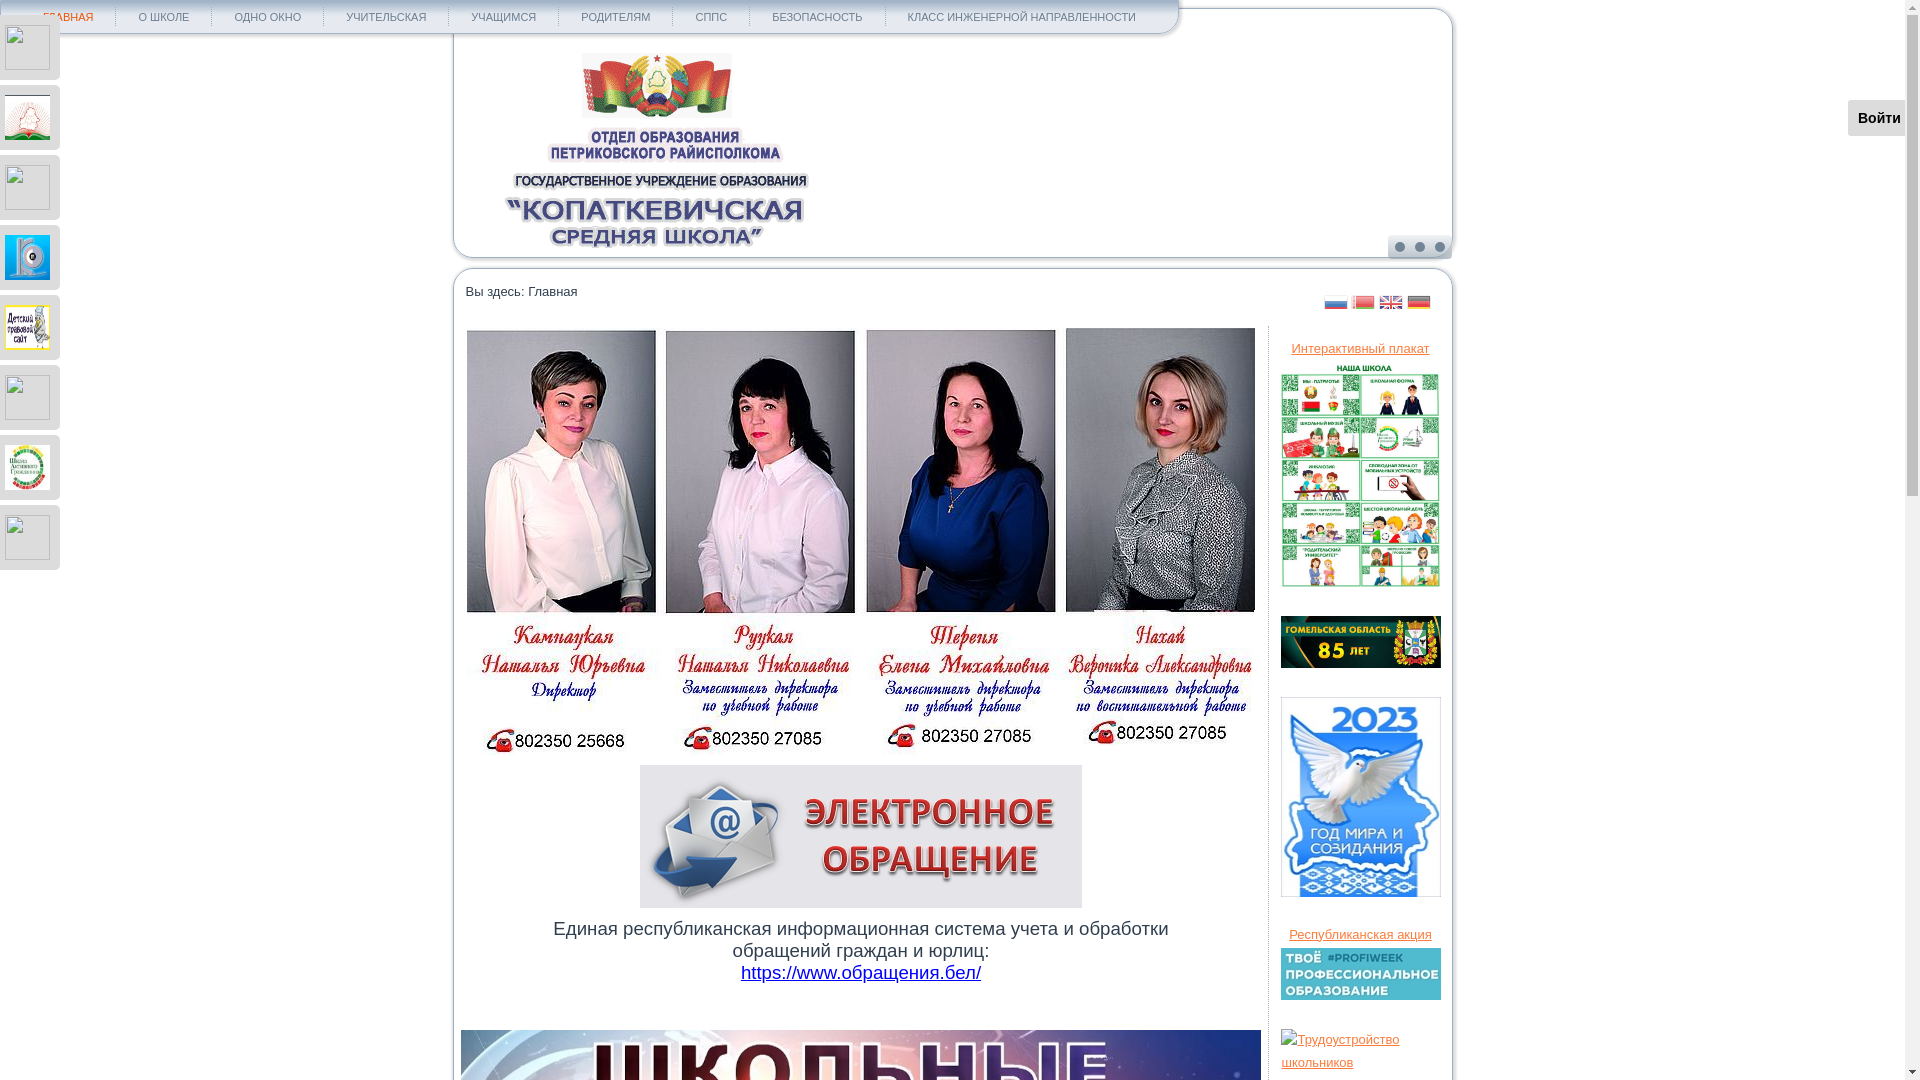 The image size is (1920, 1080). Describe the element at coordinates (1335, 300) in the screenshot. I see `'Russian'` at that location.